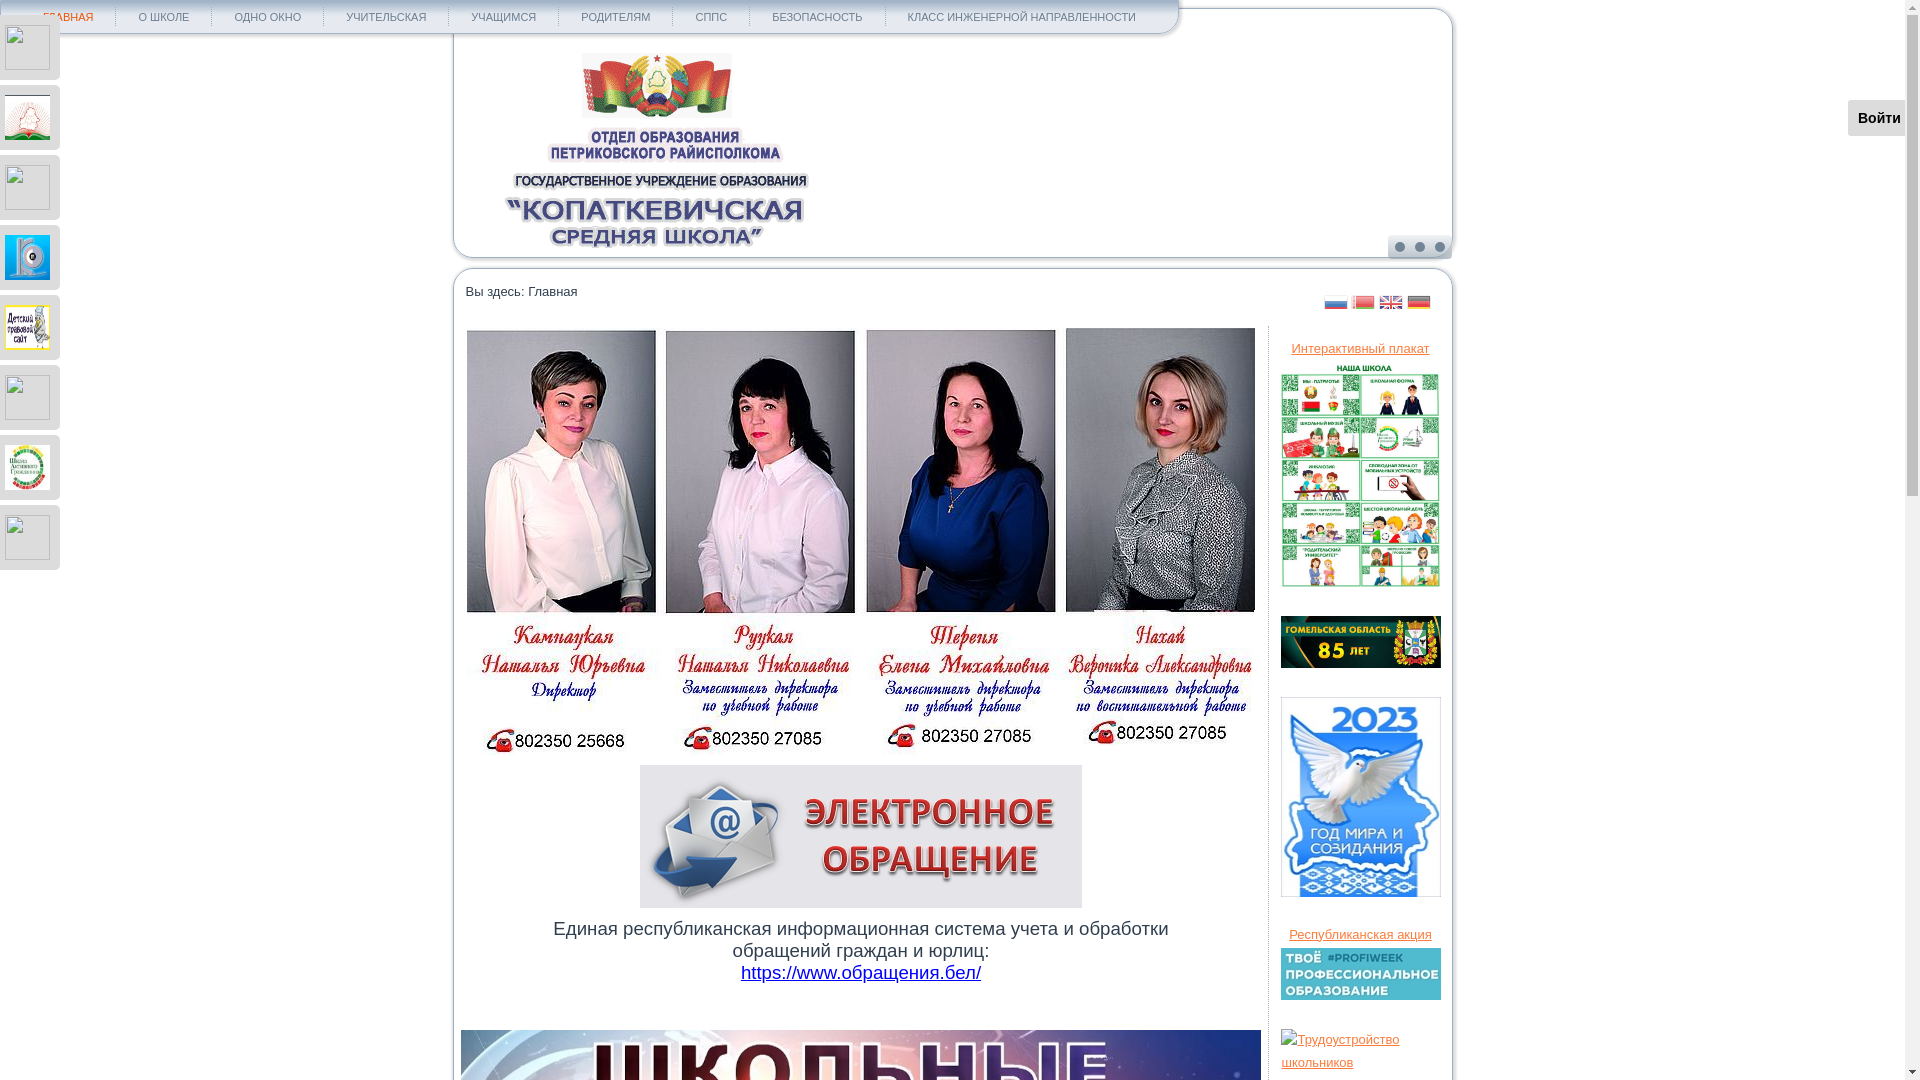 The image size is (1920, 1080). Describe the element at coordinates (1335, 300) in the screenshot. I see `'Russian'` at that location.